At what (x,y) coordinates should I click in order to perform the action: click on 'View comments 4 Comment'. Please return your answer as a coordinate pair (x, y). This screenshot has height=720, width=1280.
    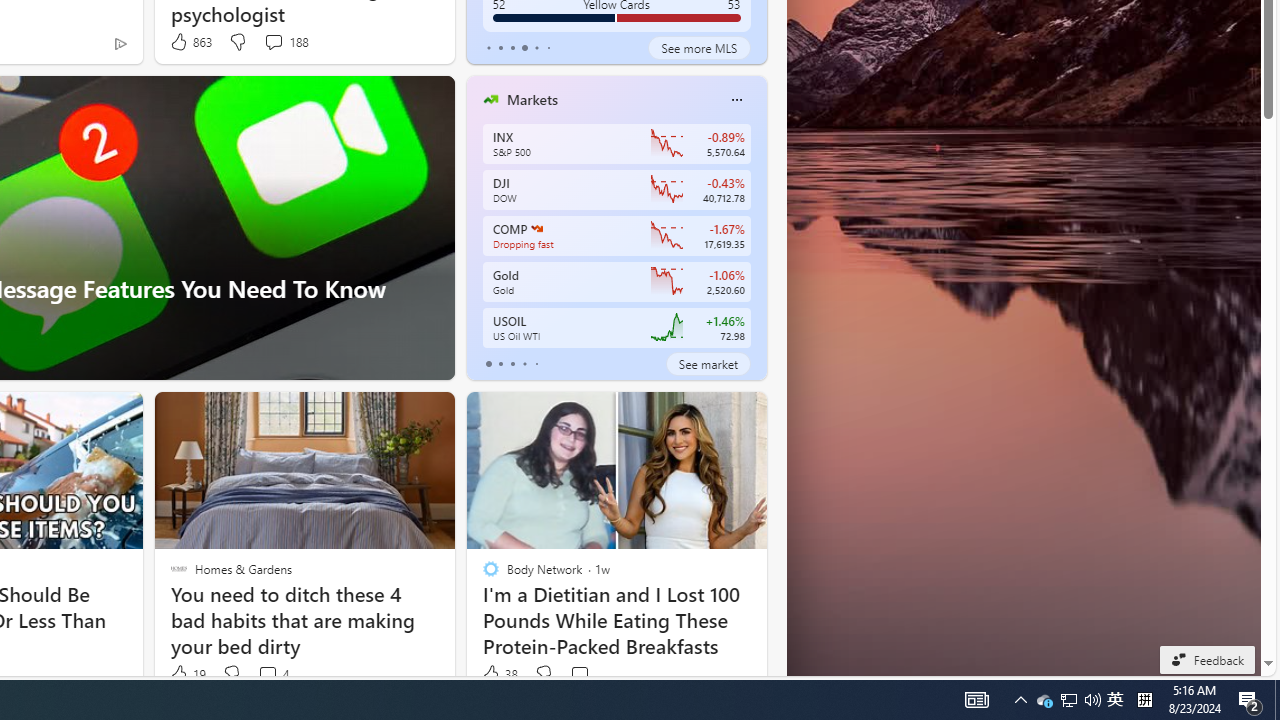
    Looking at the image, I should click on (272, 674).